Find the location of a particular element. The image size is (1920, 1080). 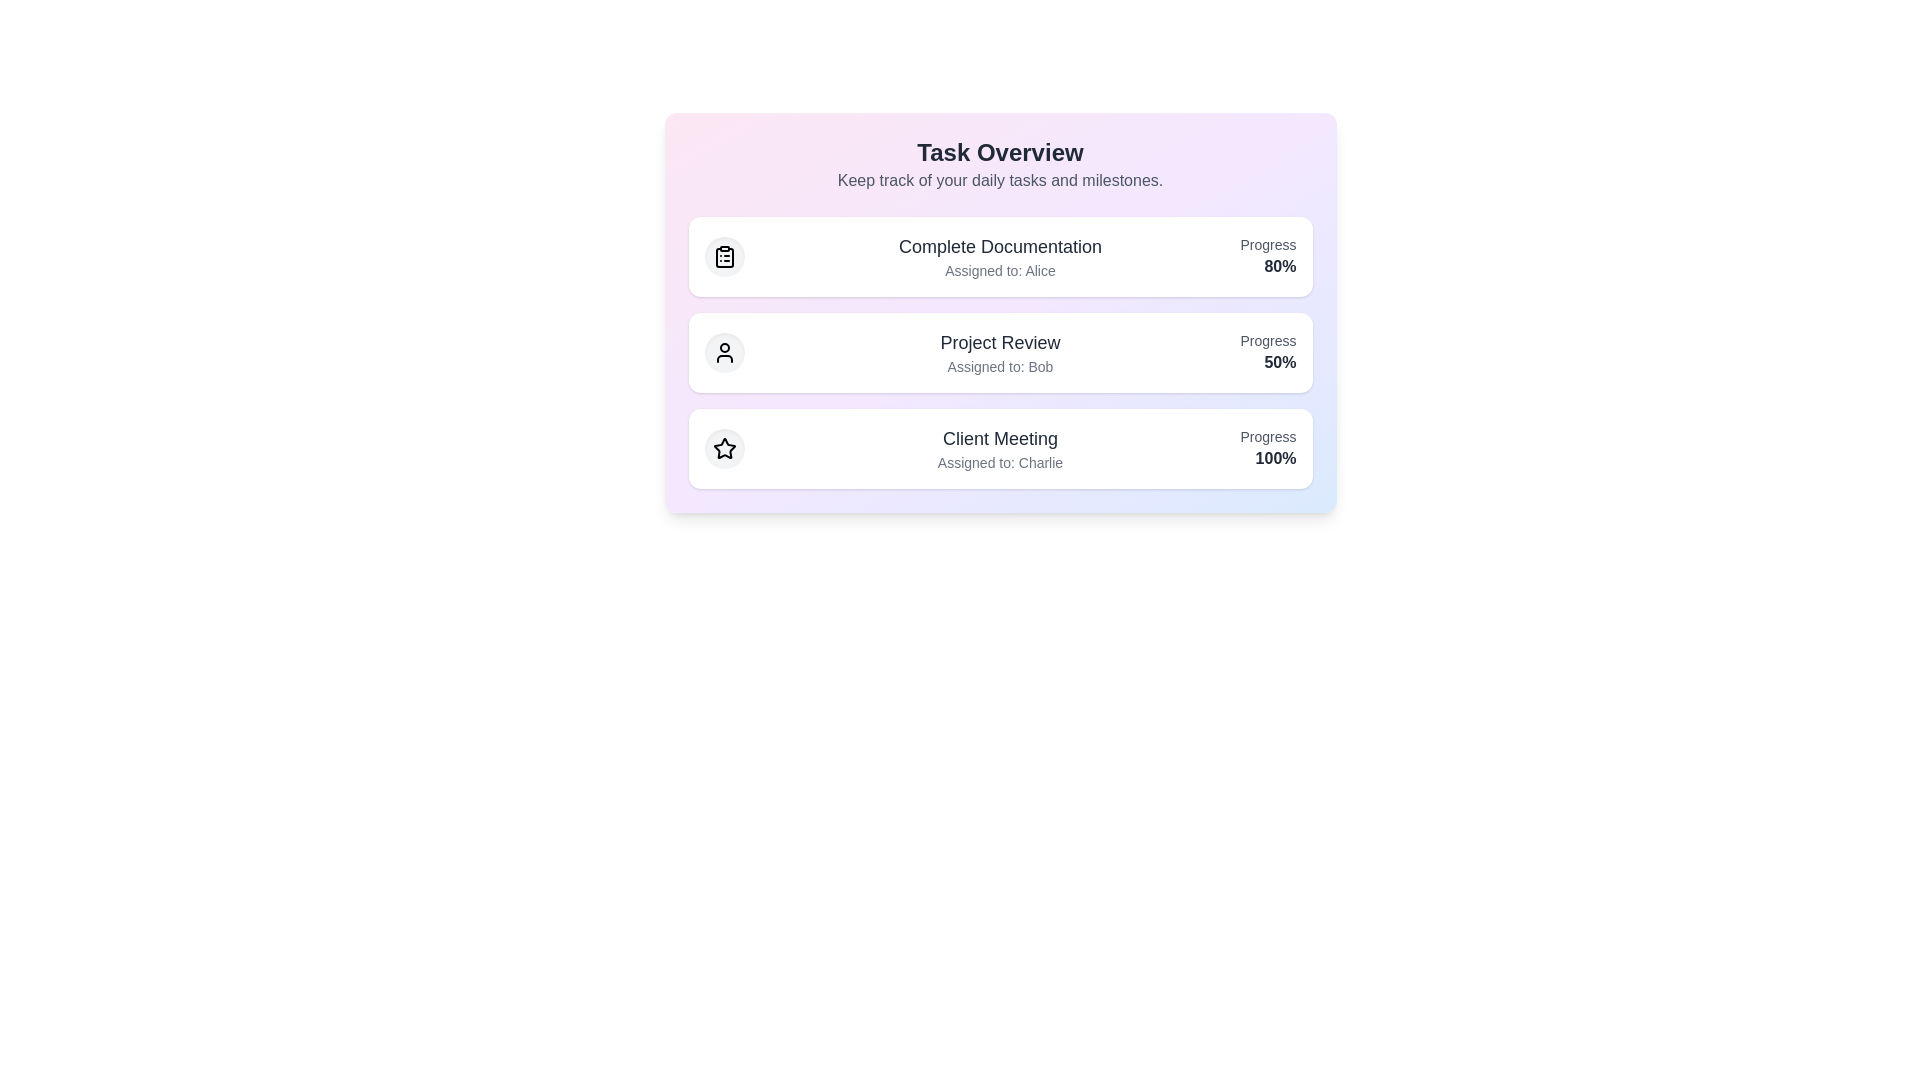

the task item Complete Documentation to highlight it is located at coordinates (1000, 256).